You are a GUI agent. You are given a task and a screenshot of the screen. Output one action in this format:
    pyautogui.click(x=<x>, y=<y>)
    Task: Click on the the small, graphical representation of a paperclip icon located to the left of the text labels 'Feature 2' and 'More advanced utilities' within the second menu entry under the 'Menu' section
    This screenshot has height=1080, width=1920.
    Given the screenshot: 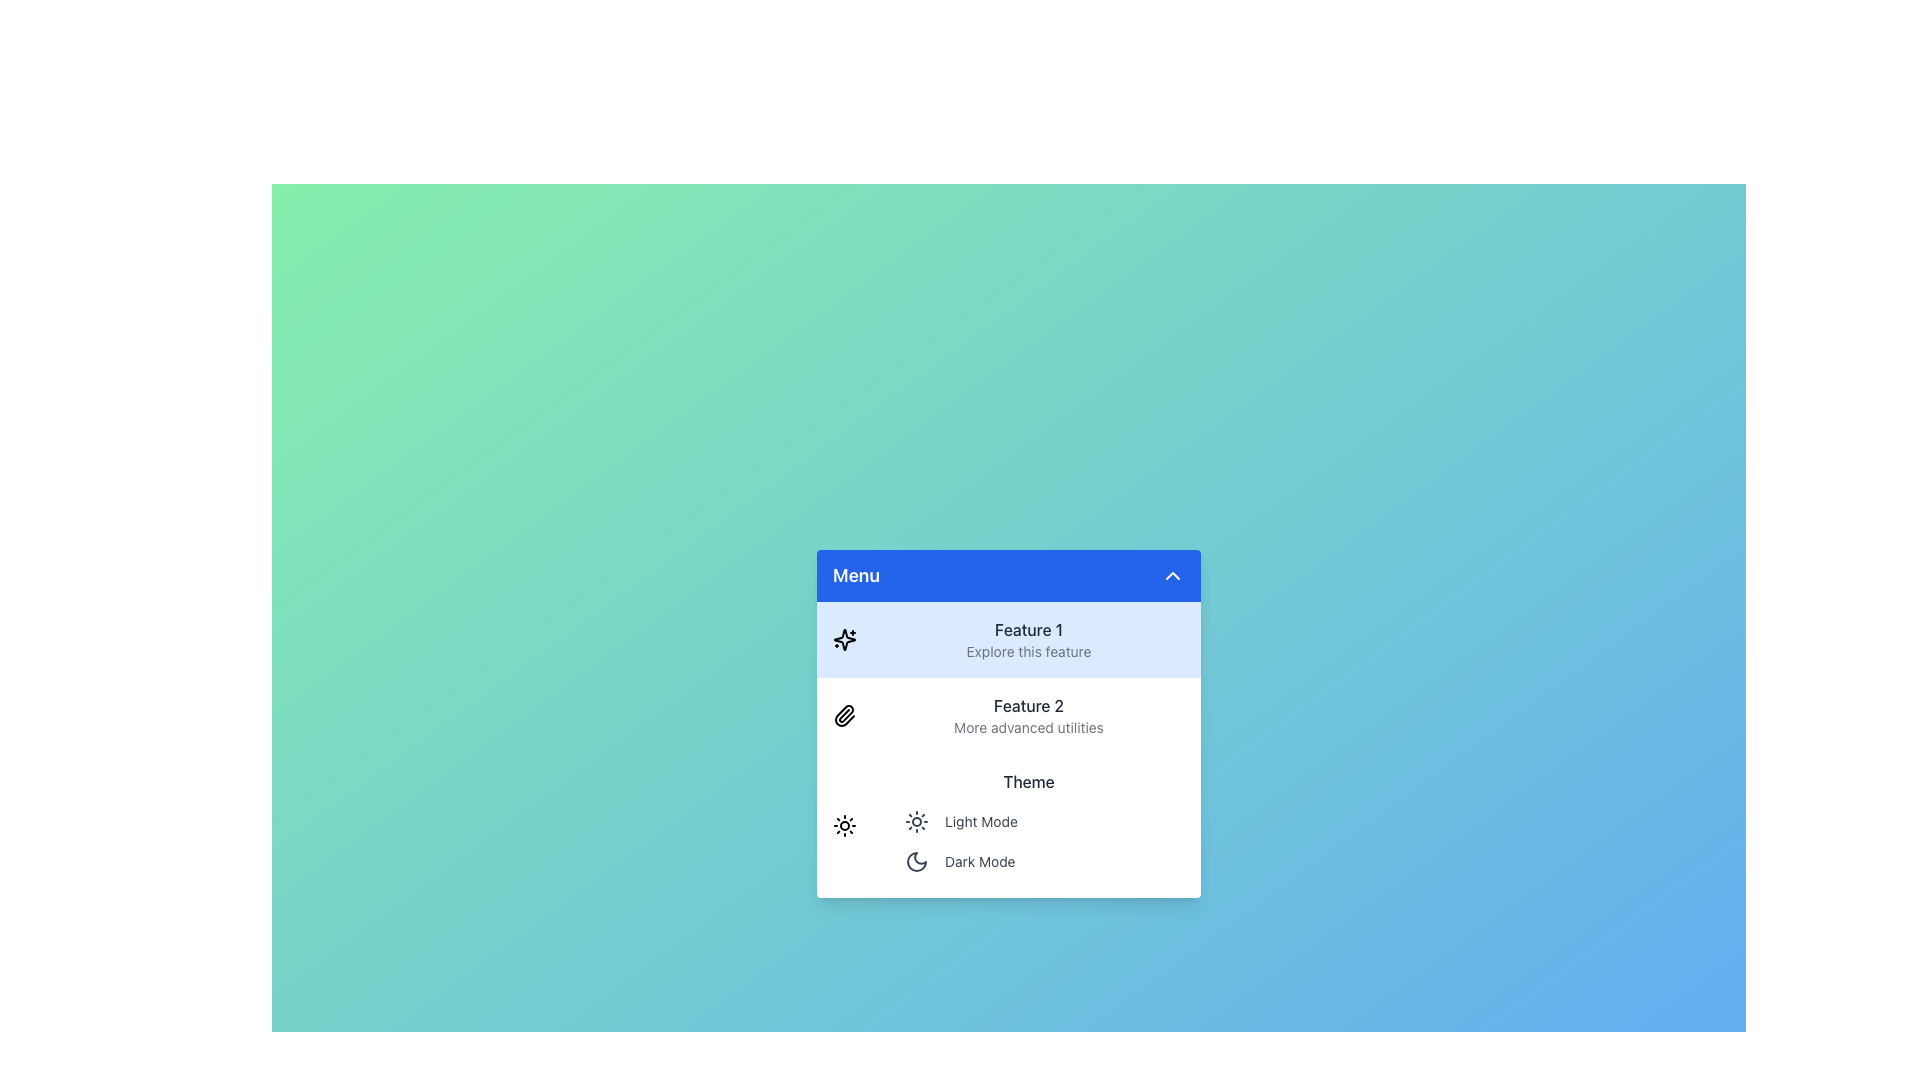 What is the action you would take?
    pyautogui.click(x=844, y=715)
    